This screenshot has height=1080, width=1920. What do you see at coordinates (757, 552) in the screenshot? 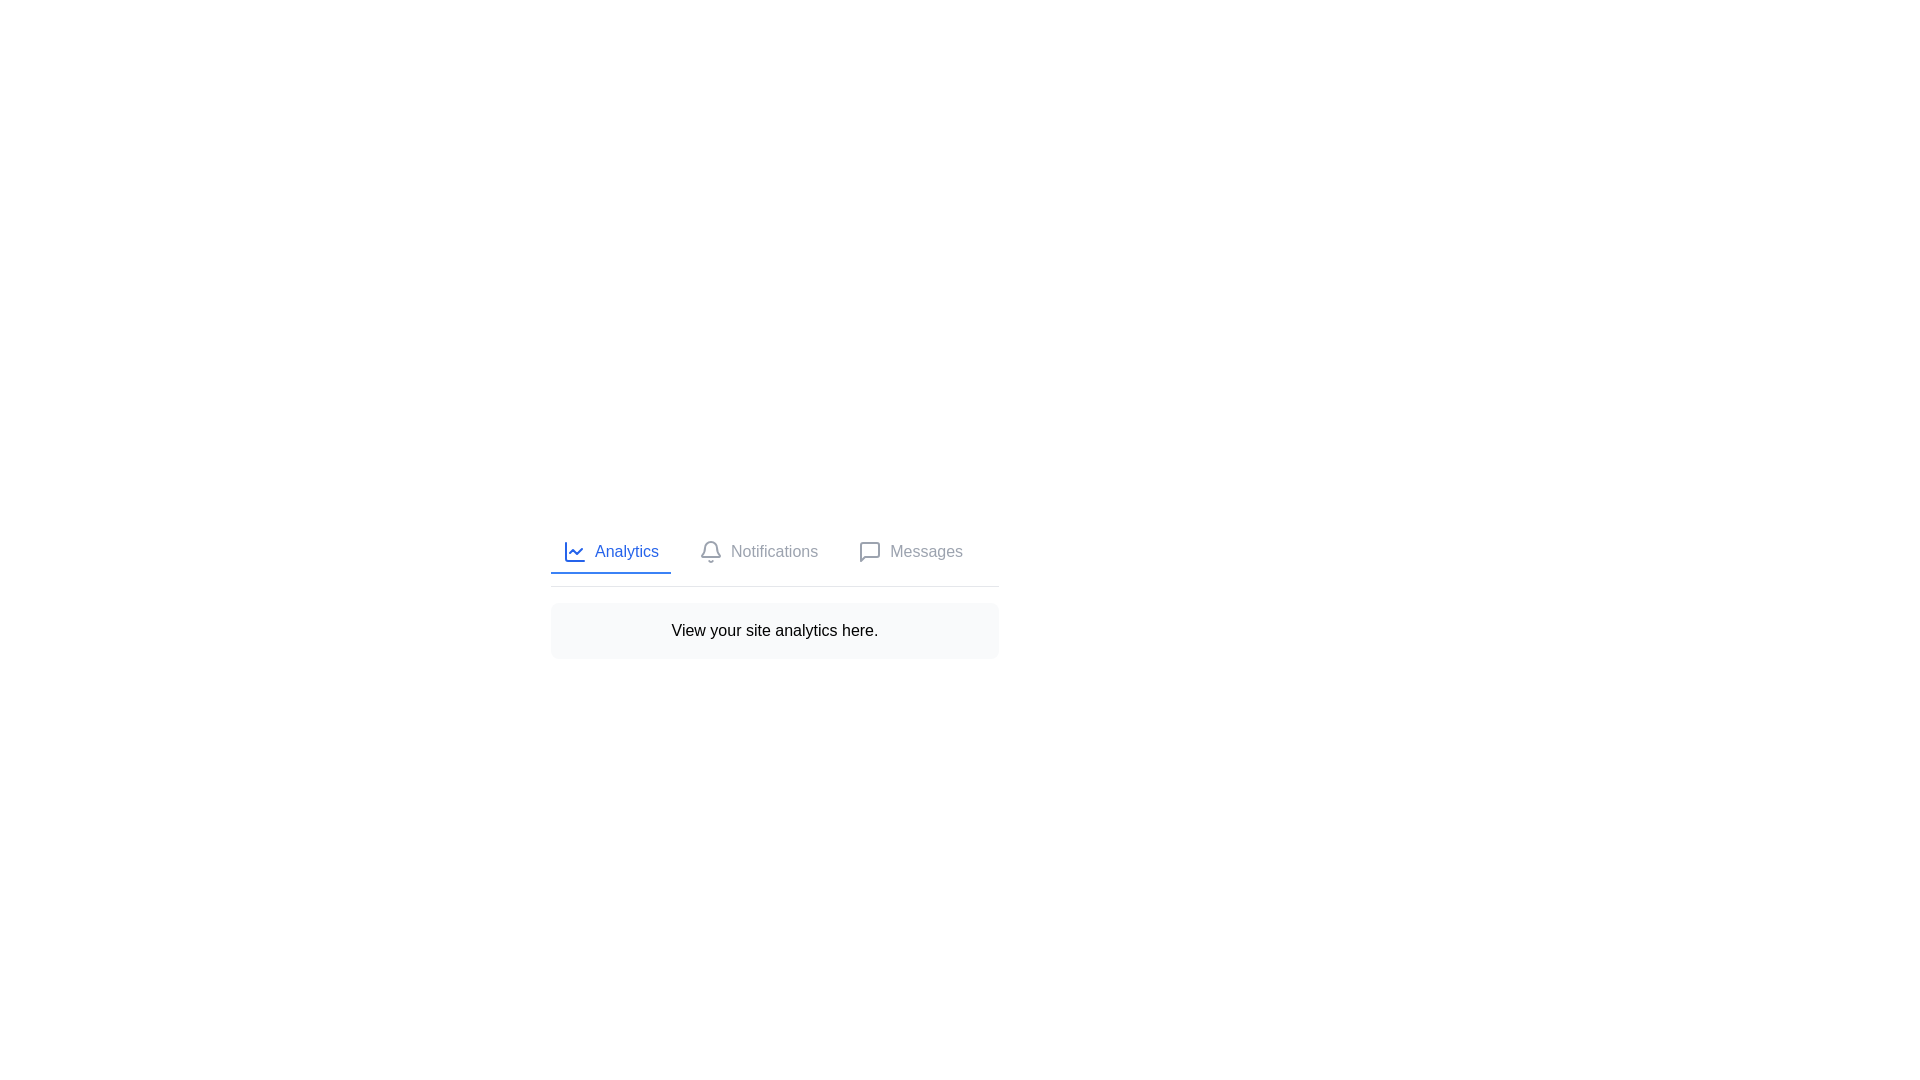
I see `the tab associated with Notifications` at bounding box center [757, 552].